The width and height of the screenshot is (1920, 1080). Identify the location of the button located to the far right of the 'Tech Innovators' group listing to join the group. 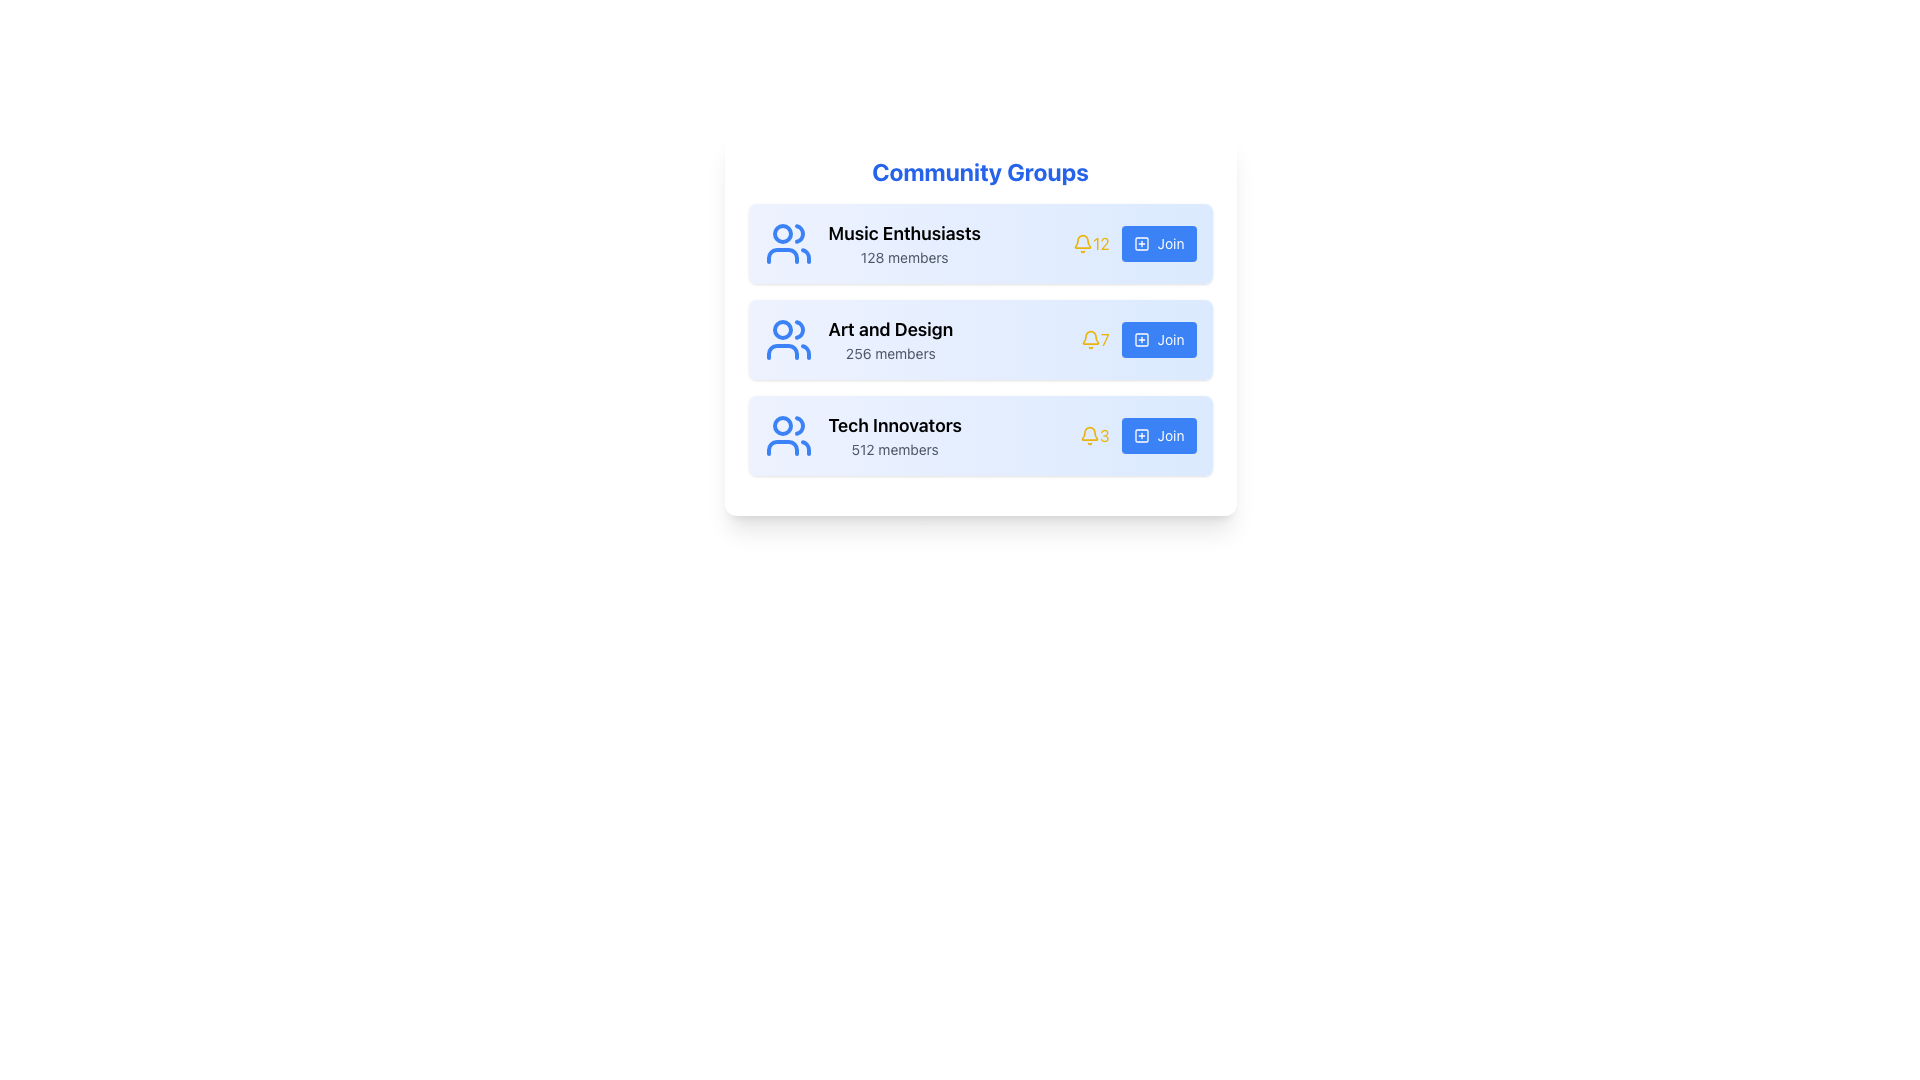
(1138, 434).